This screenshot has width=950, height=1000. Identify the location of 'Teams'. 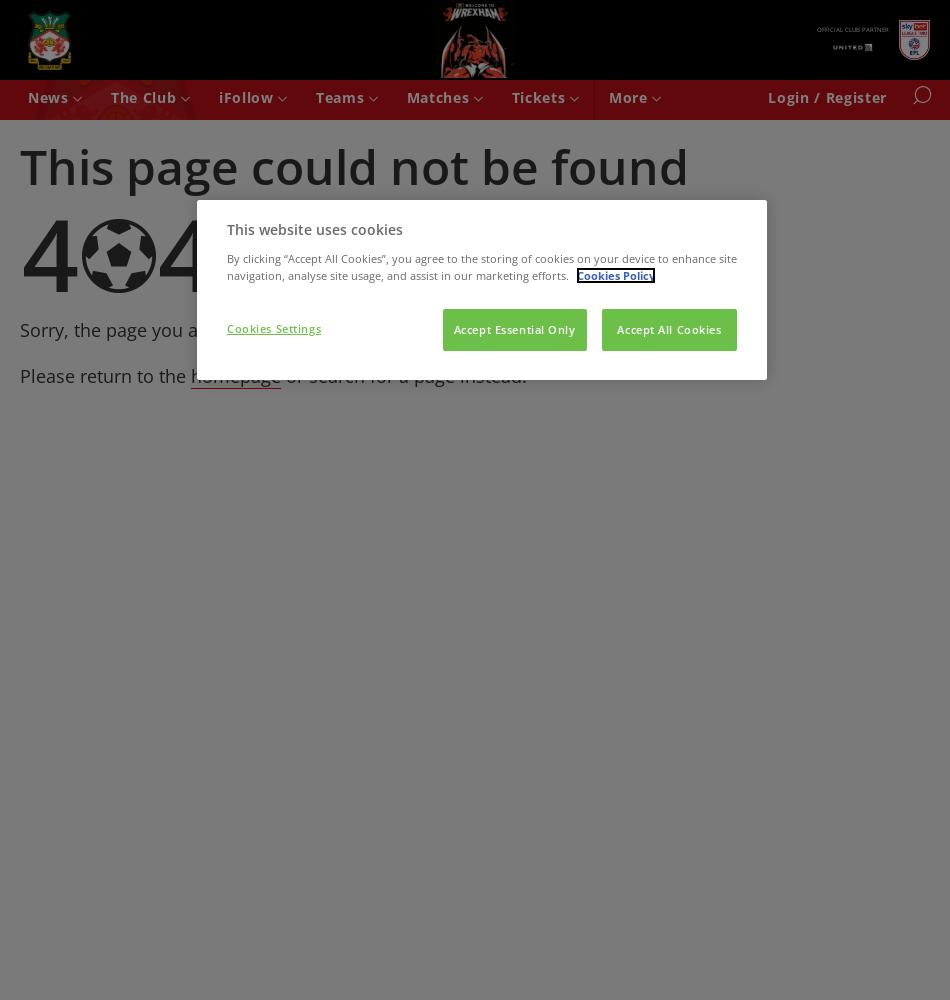
(340, 96).